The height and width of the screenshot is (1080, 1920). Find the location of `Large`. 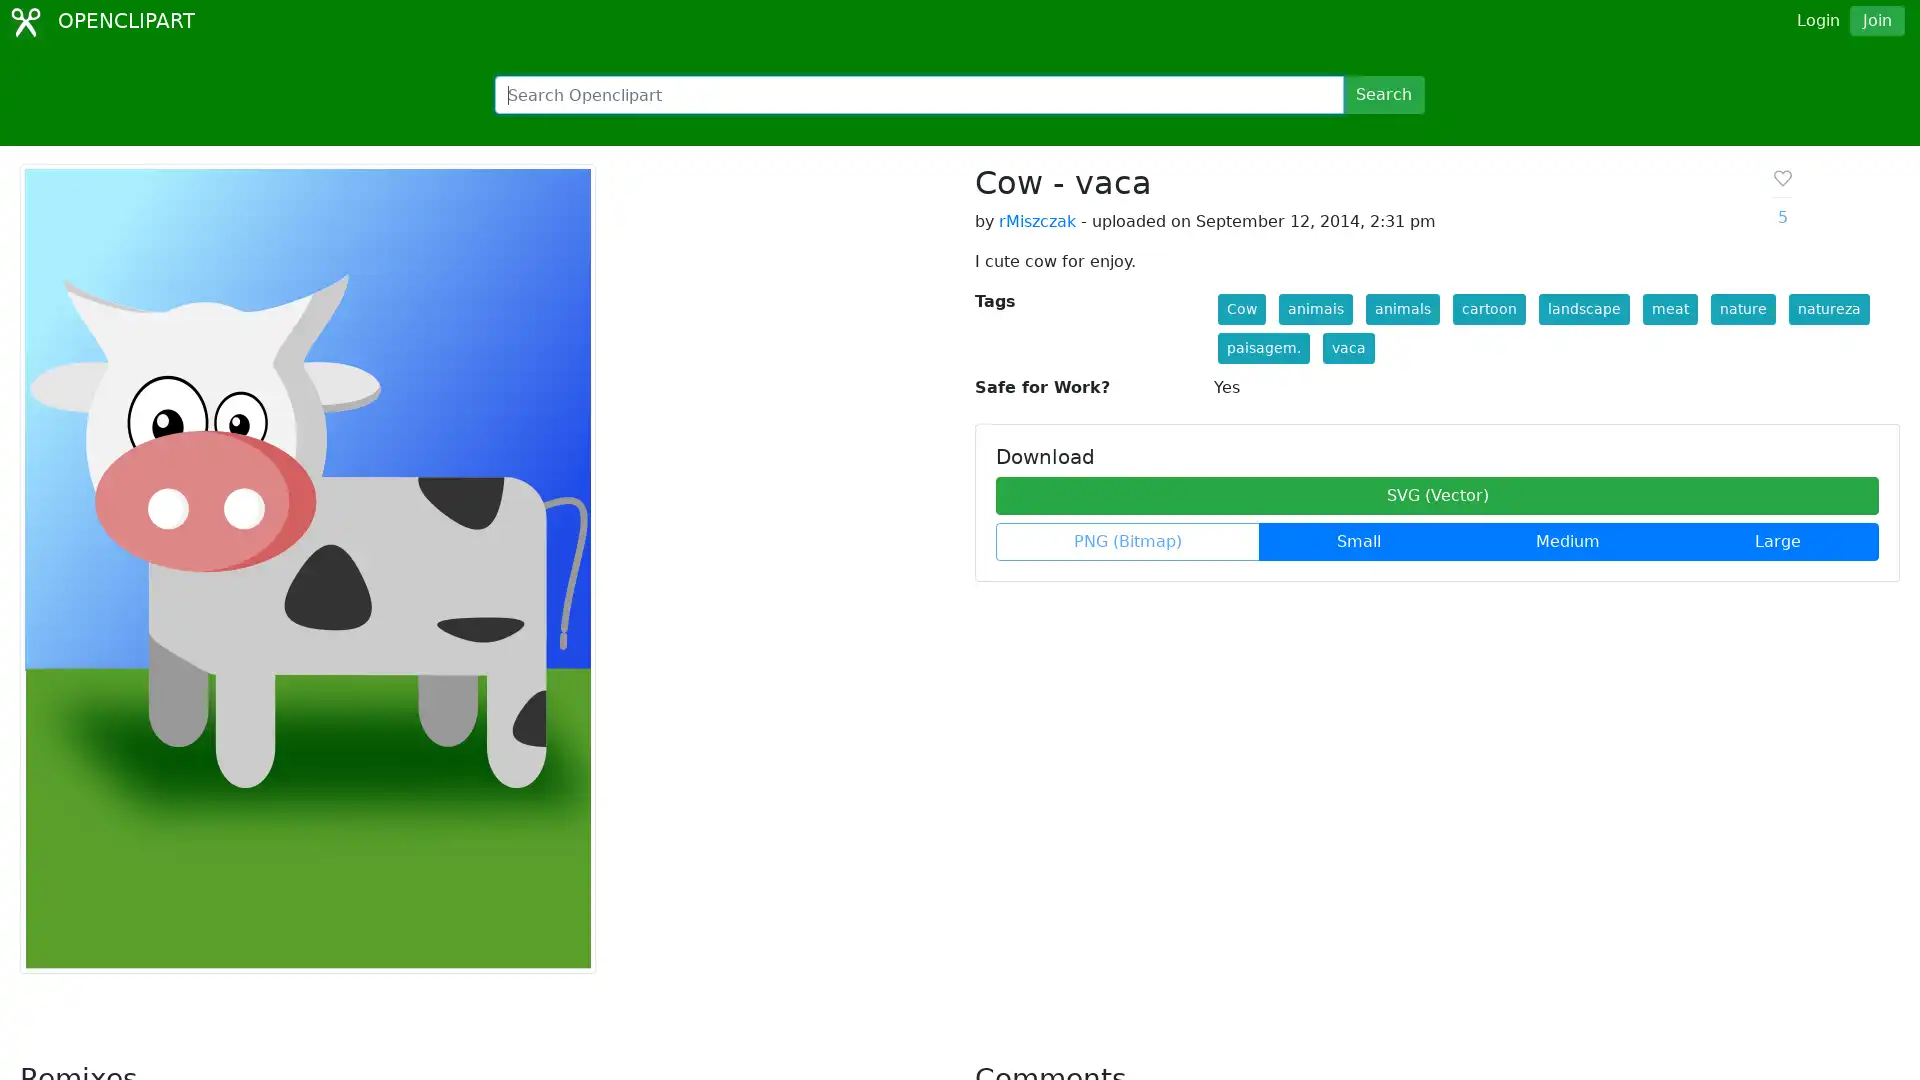

Large is located at coordinates (1777, 542).